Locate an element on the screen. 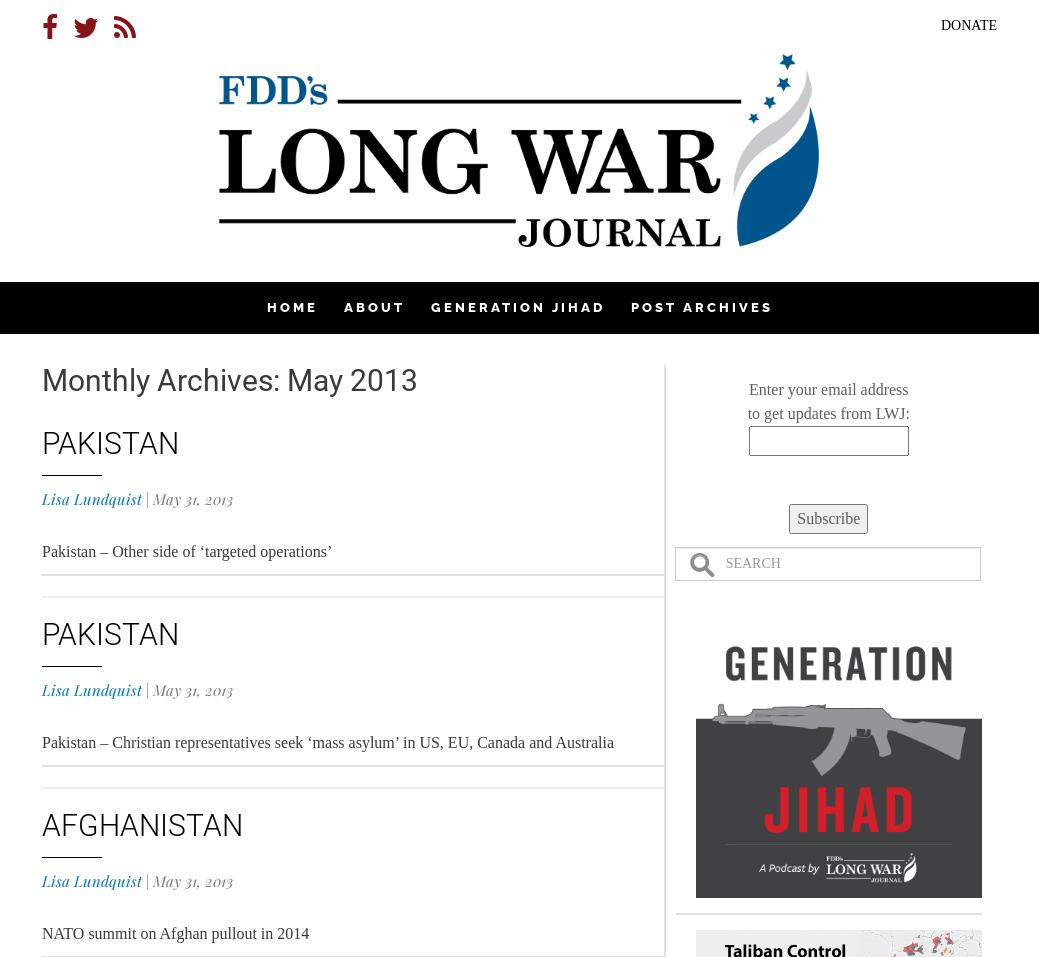 Image resolution: width=1039 pixels, height=957 pixels. 'Pakistan – Other side of ‘targeted operations’' is located at coordinates (187, 551).